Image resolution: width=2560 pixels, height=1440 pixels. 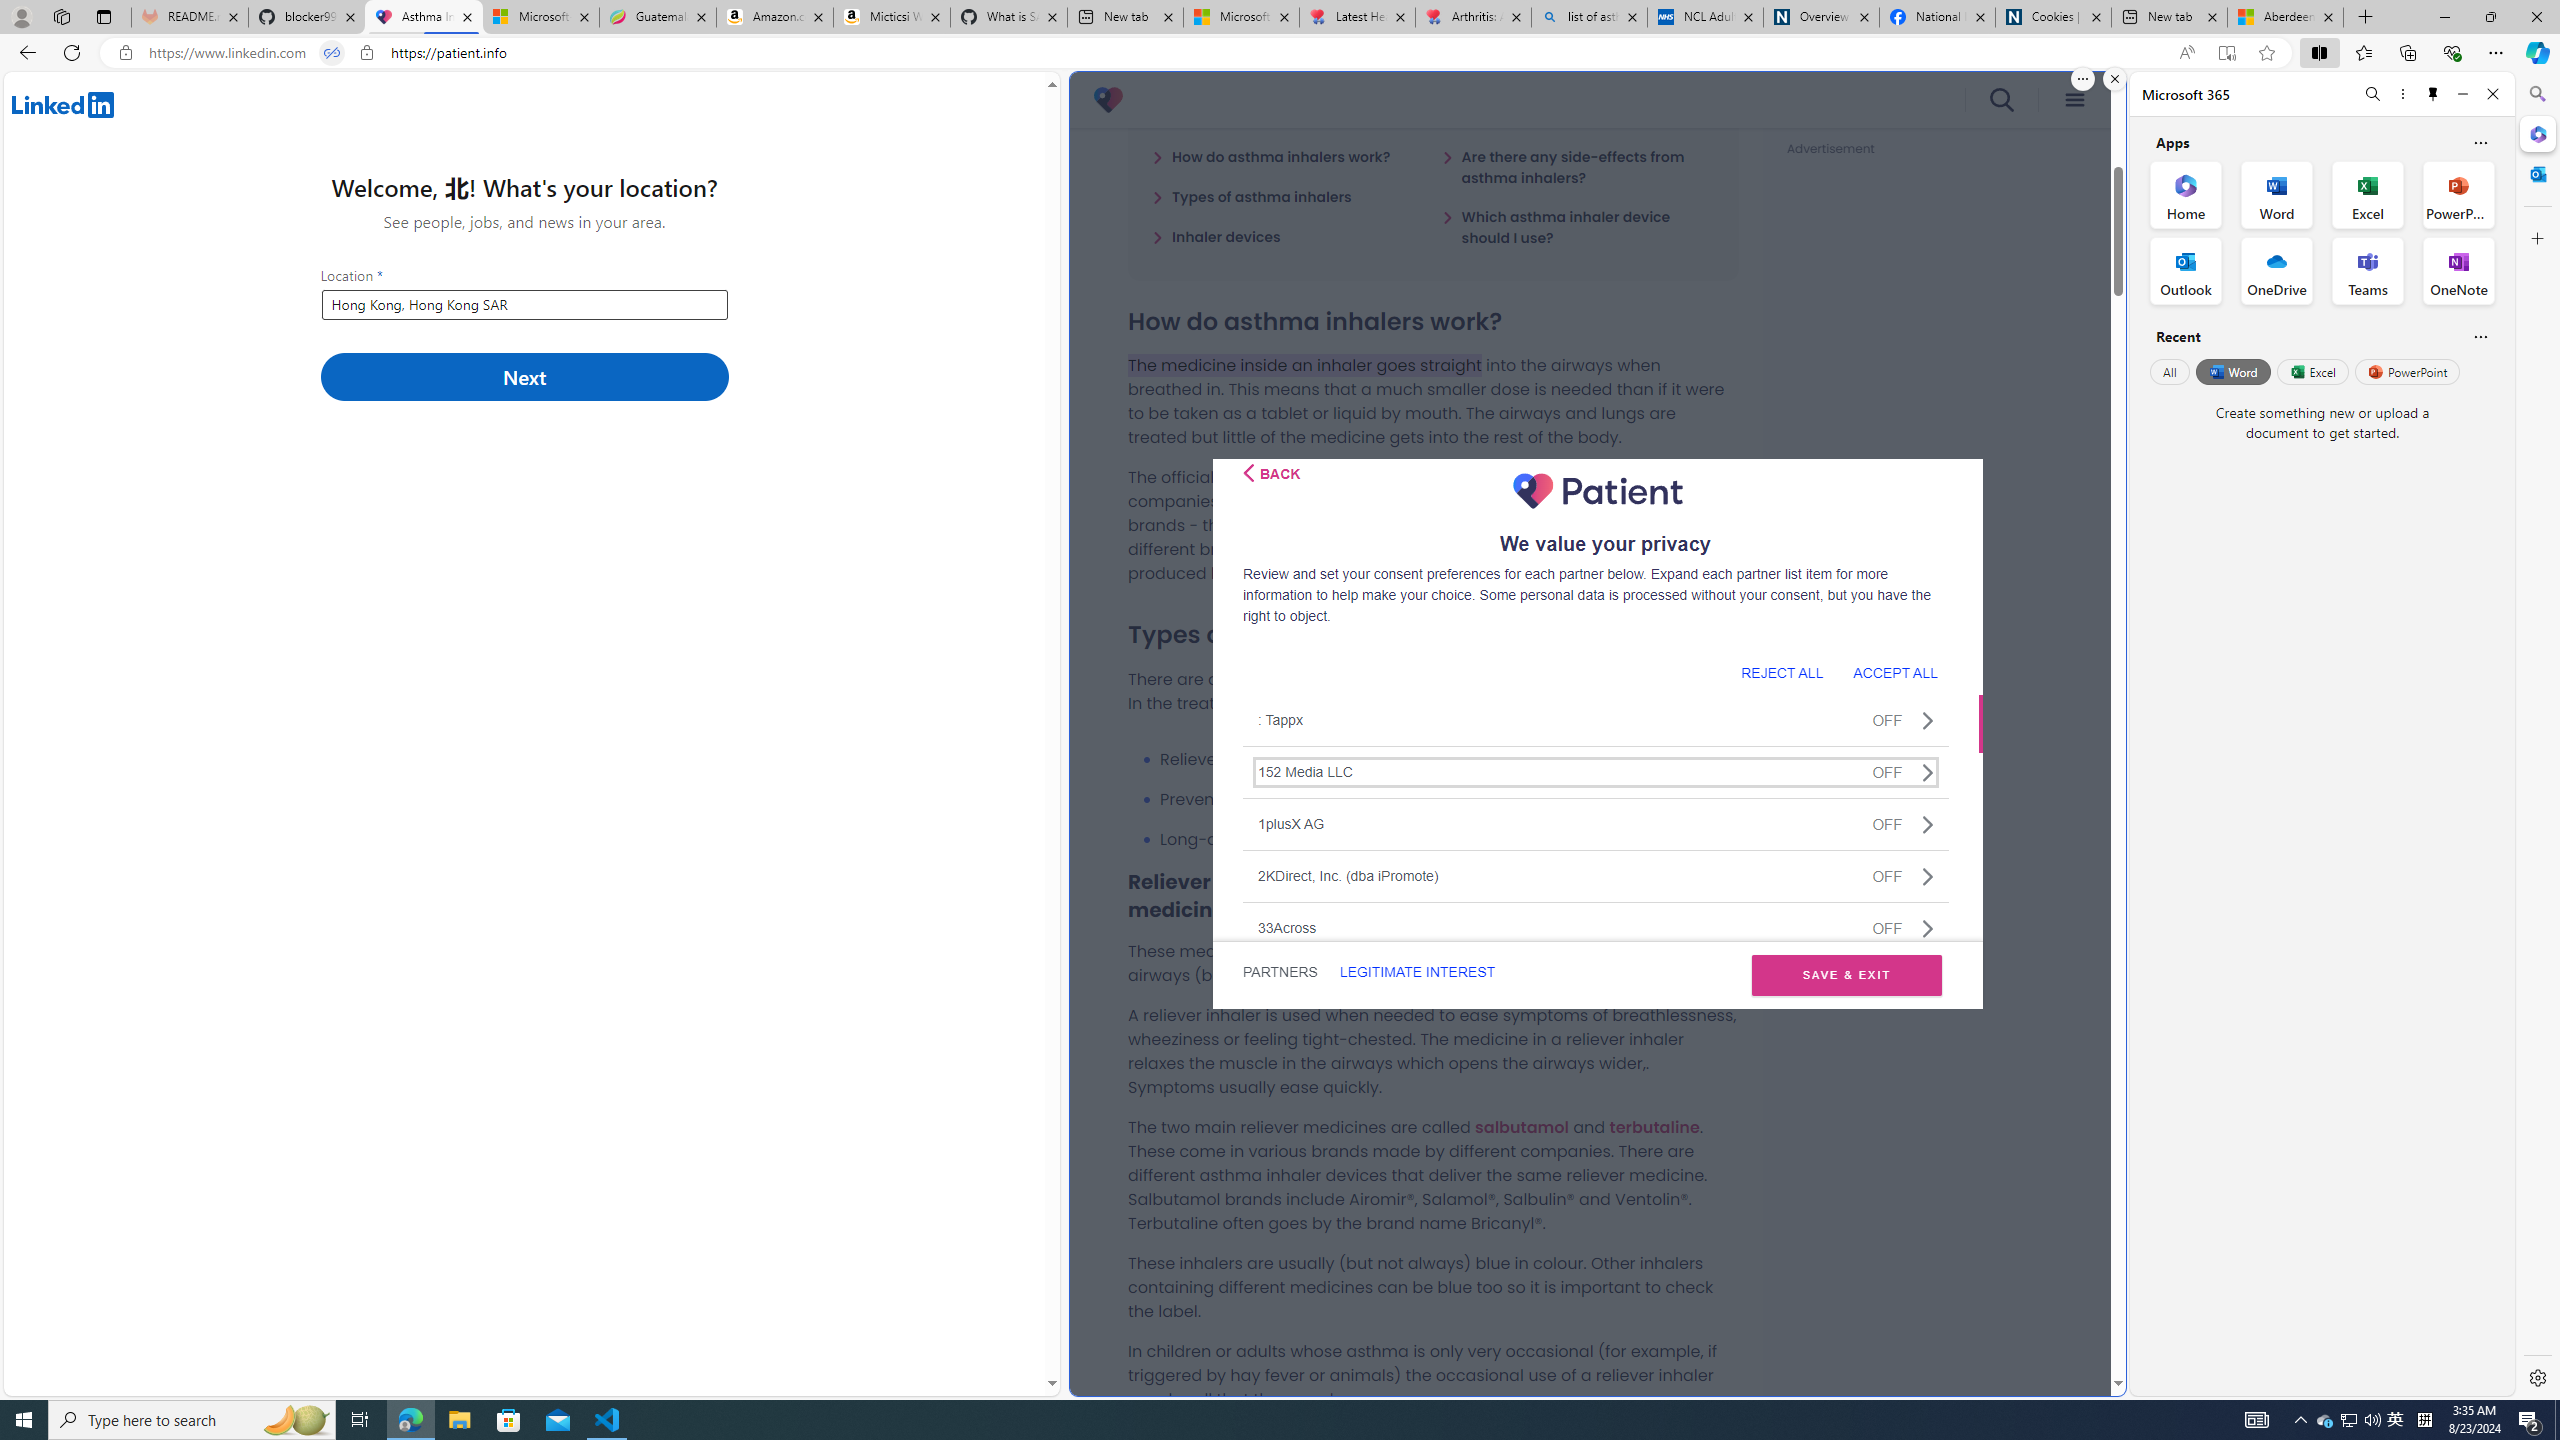 I want to click on 'Aberdeen, Hong Kong SAR hourly forecast | Microsoft Weather', so click(x=2286, y=16).